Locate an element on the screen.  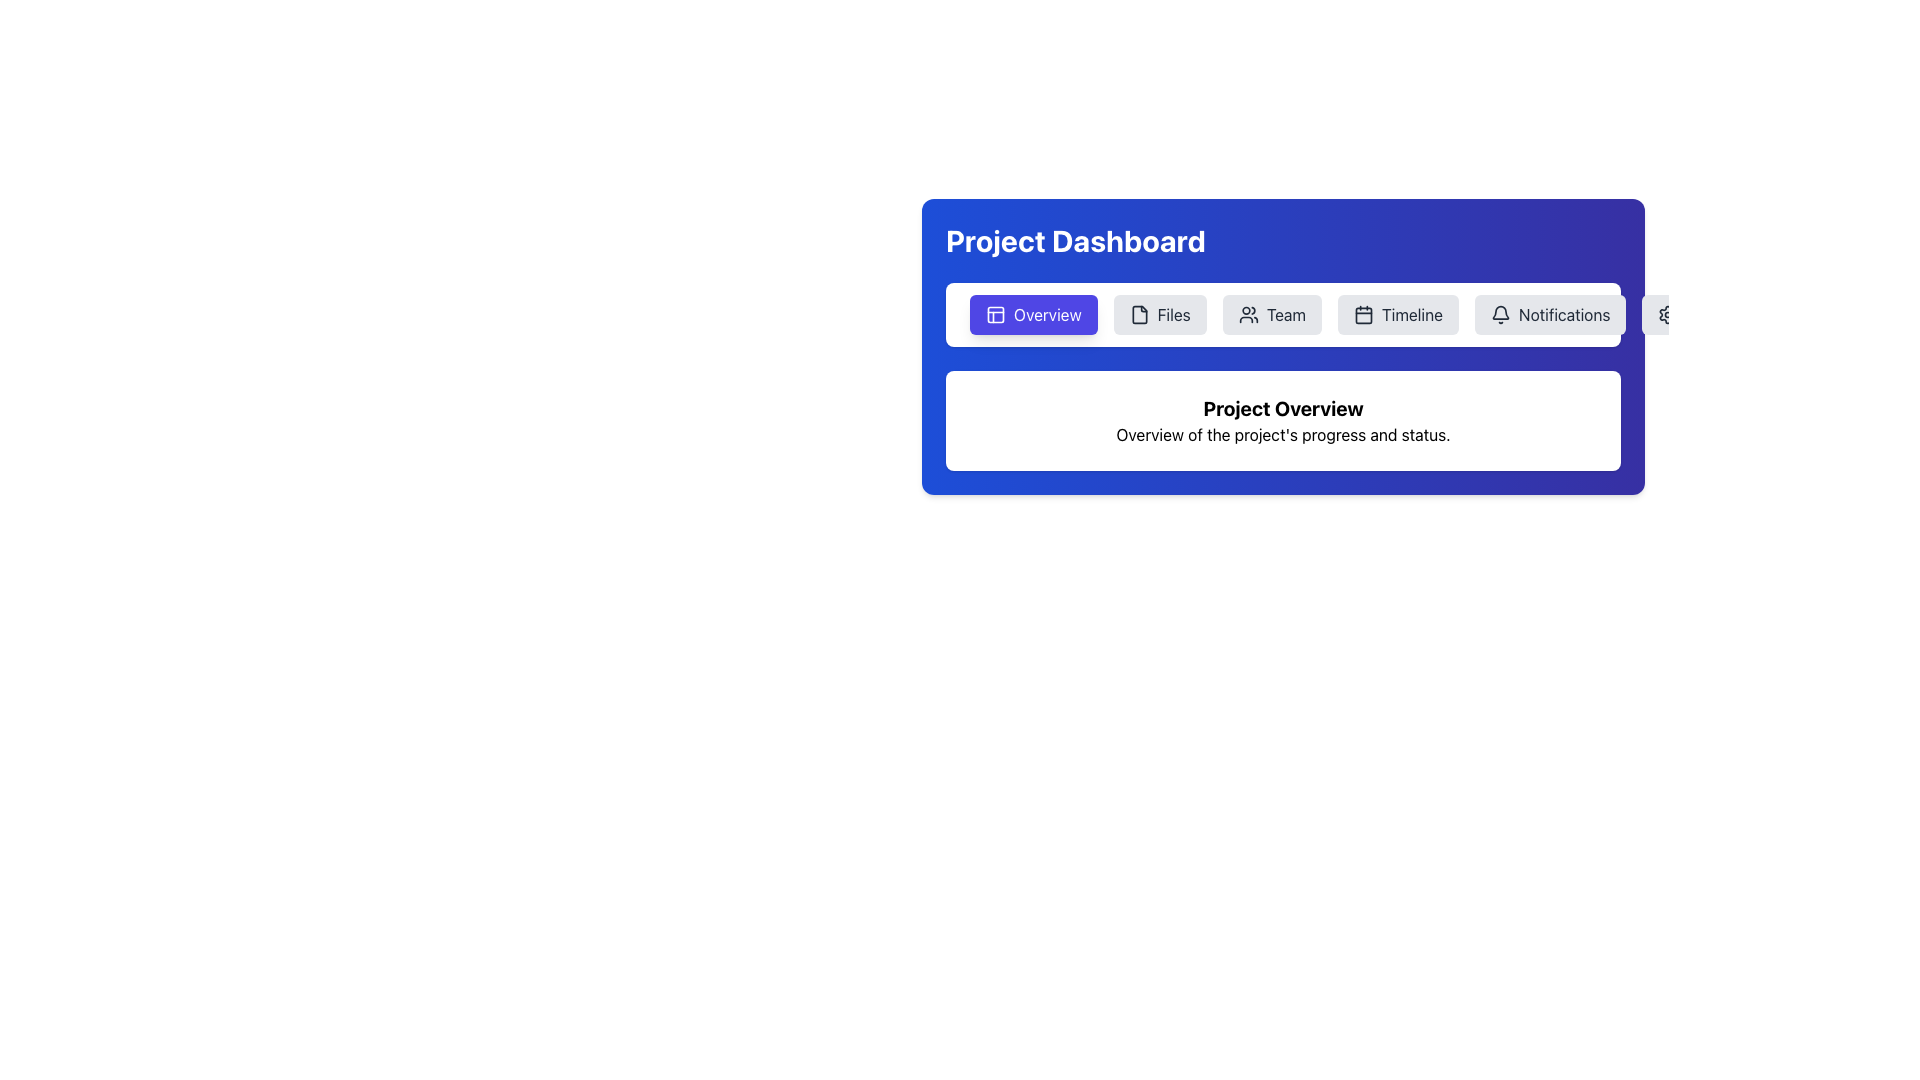
the 'Files' icon, which is located to the immediate left of the text label 'Files' in the navigation buttons of the 'Project Dashboard' is located at coordinates (1139, 315).